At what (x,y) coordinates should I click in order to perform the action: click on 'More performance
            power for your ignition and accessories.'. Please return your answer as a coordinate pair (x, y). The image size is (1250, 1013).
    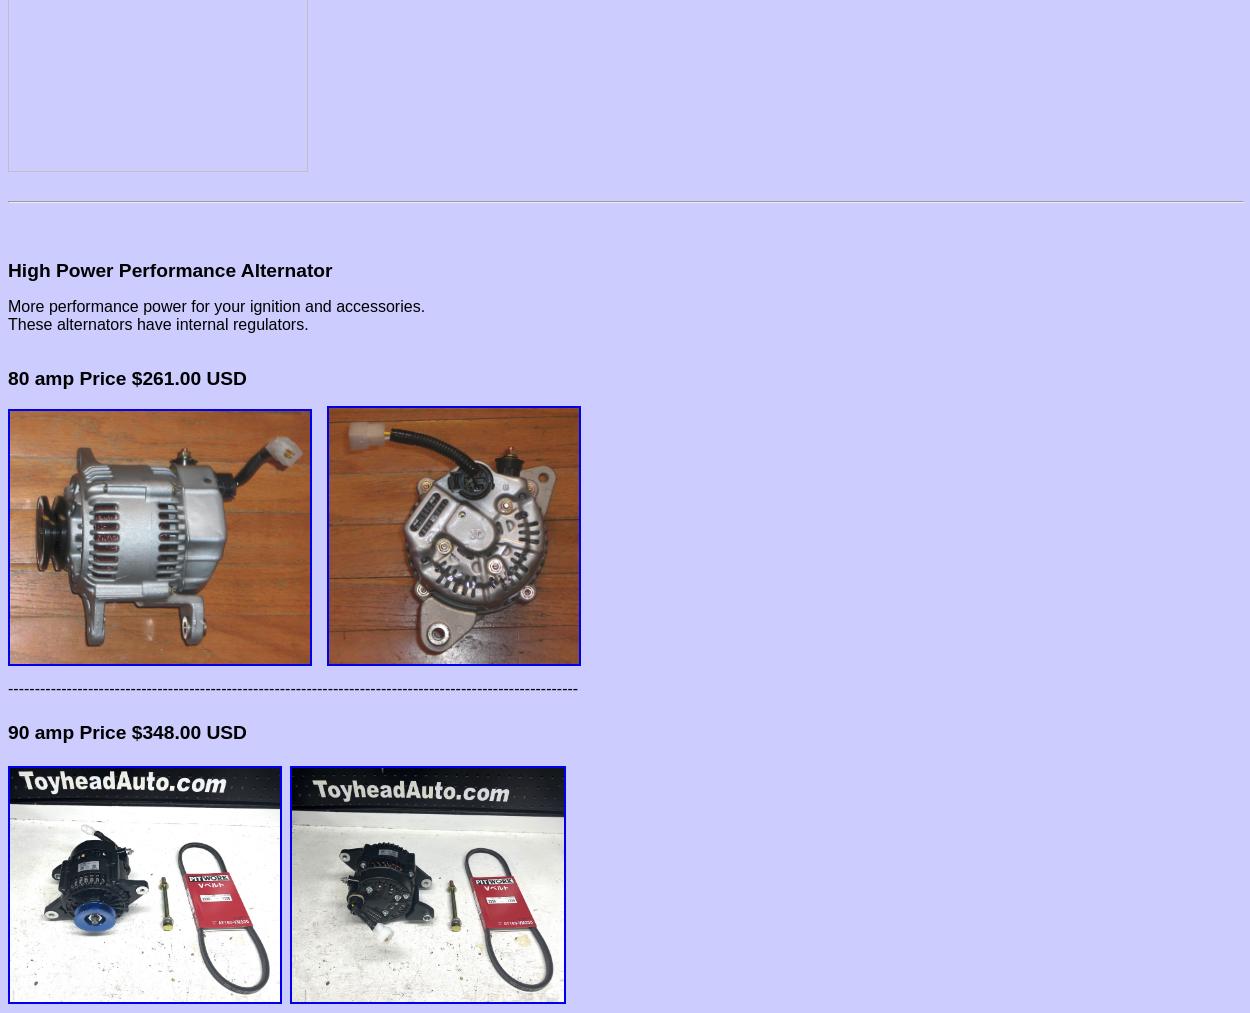
    Looking at the image, I should click on (215, 305).